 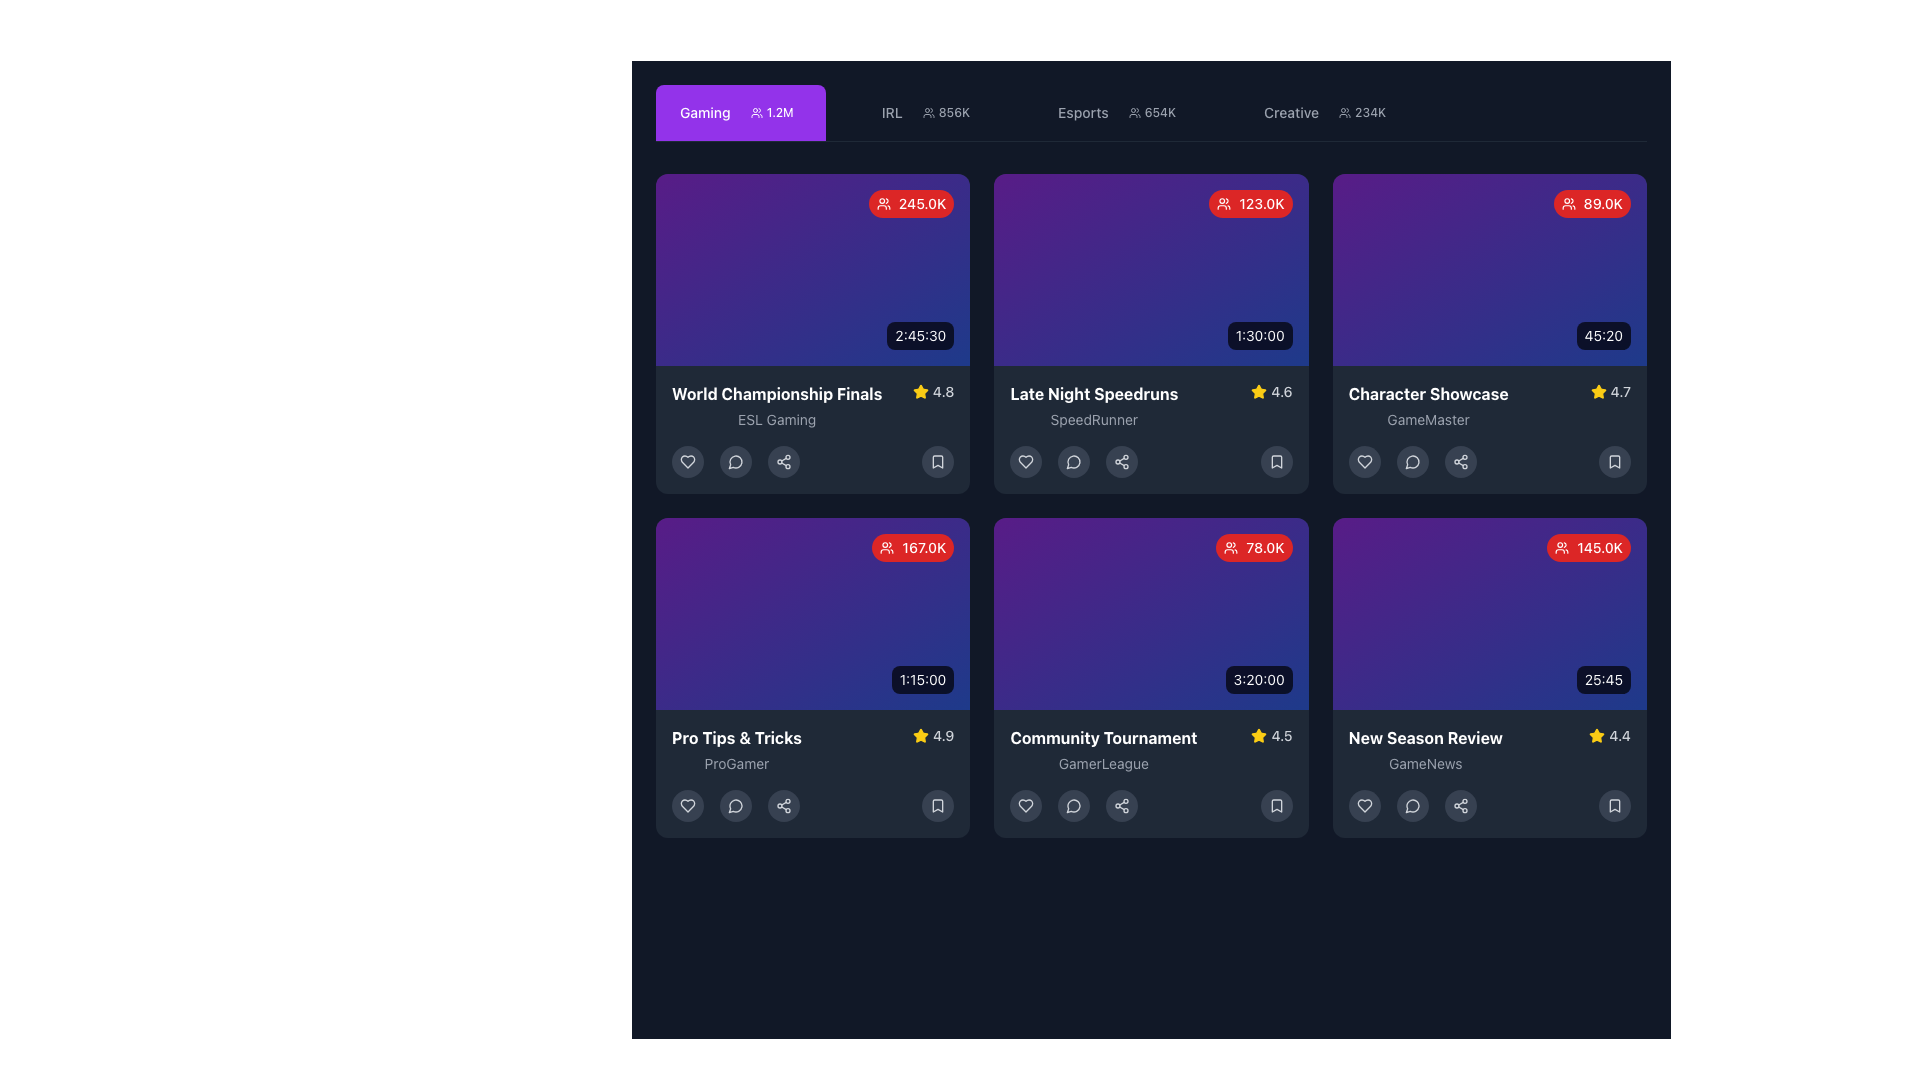 I want to click on the circular speech bubble icon button, which is the second icon in the control group below the 'Late Night Speedruns' card, so click(x=1073, y=462).